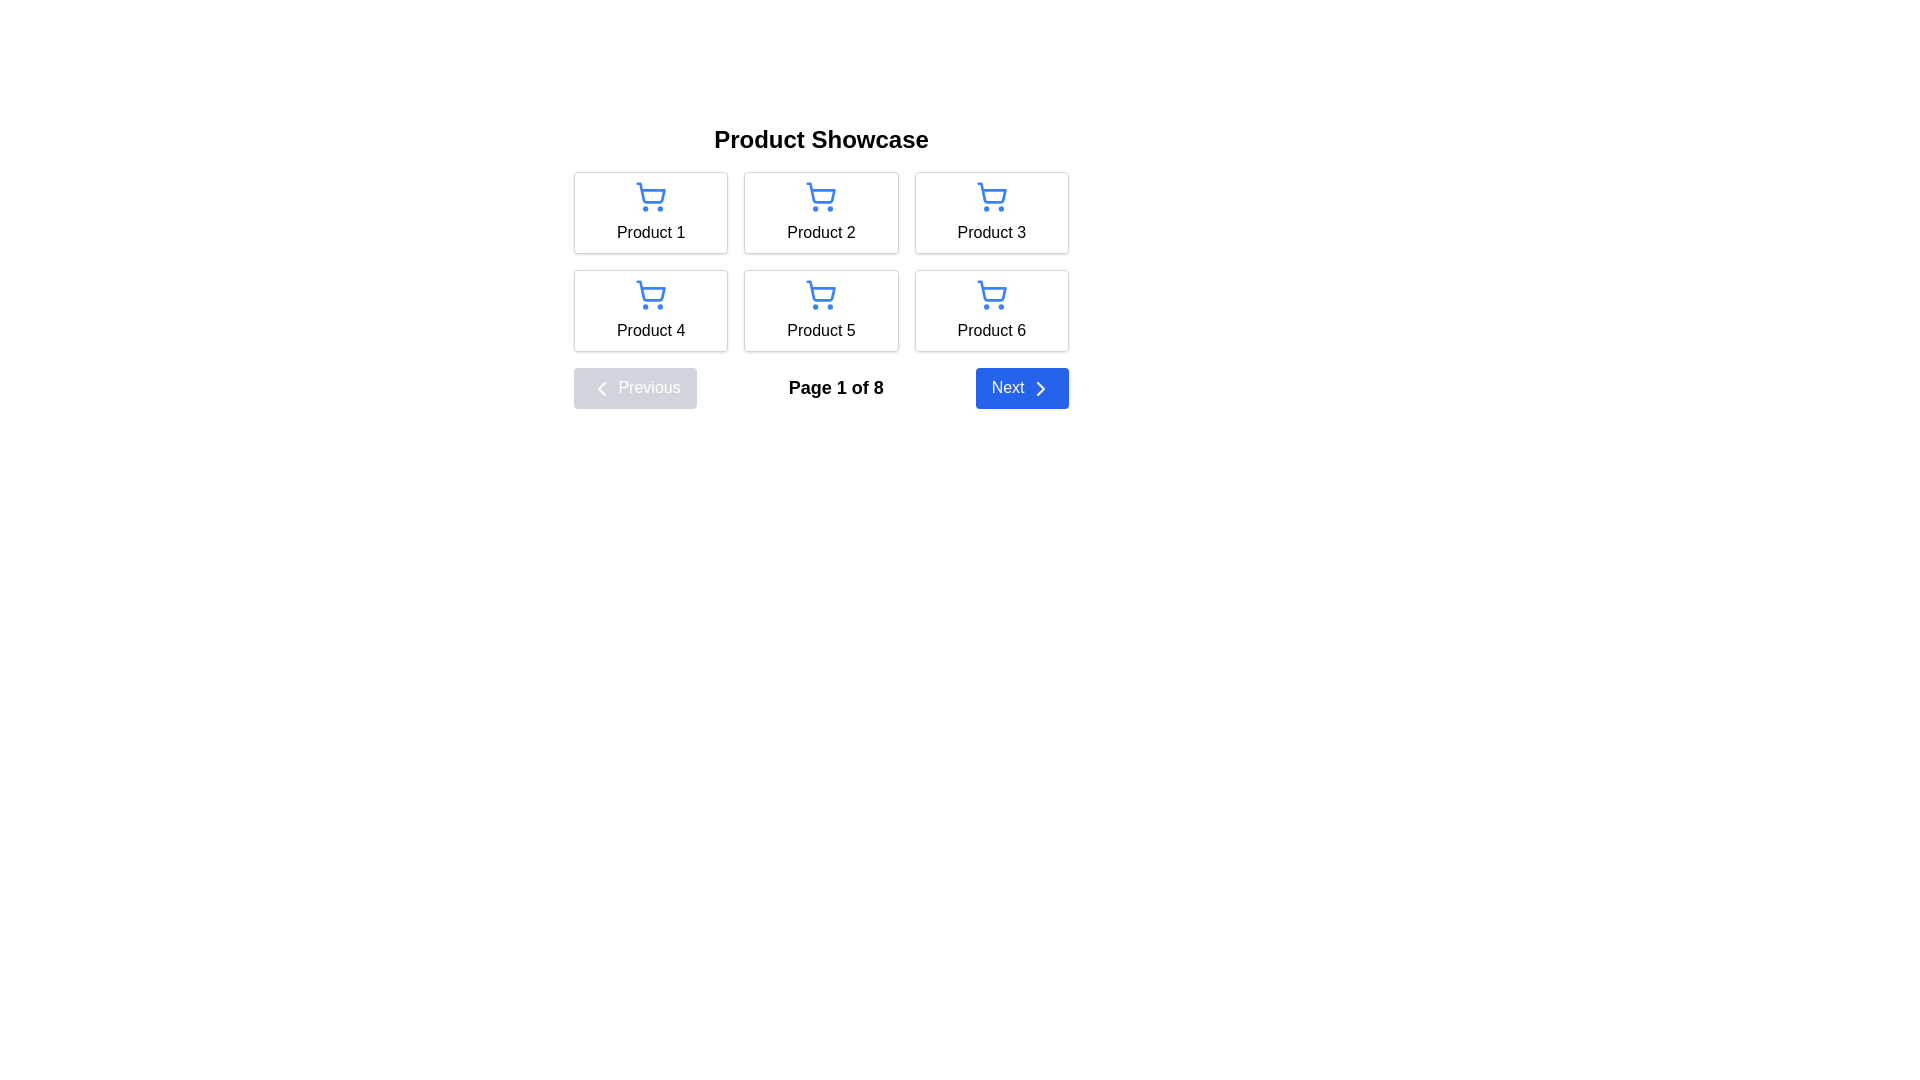 This screenshot has height=1080, width=1920. I want to click on the title or heading element that denotes the product showcase section, positioned at the top-center of the section, so click(821, 138).